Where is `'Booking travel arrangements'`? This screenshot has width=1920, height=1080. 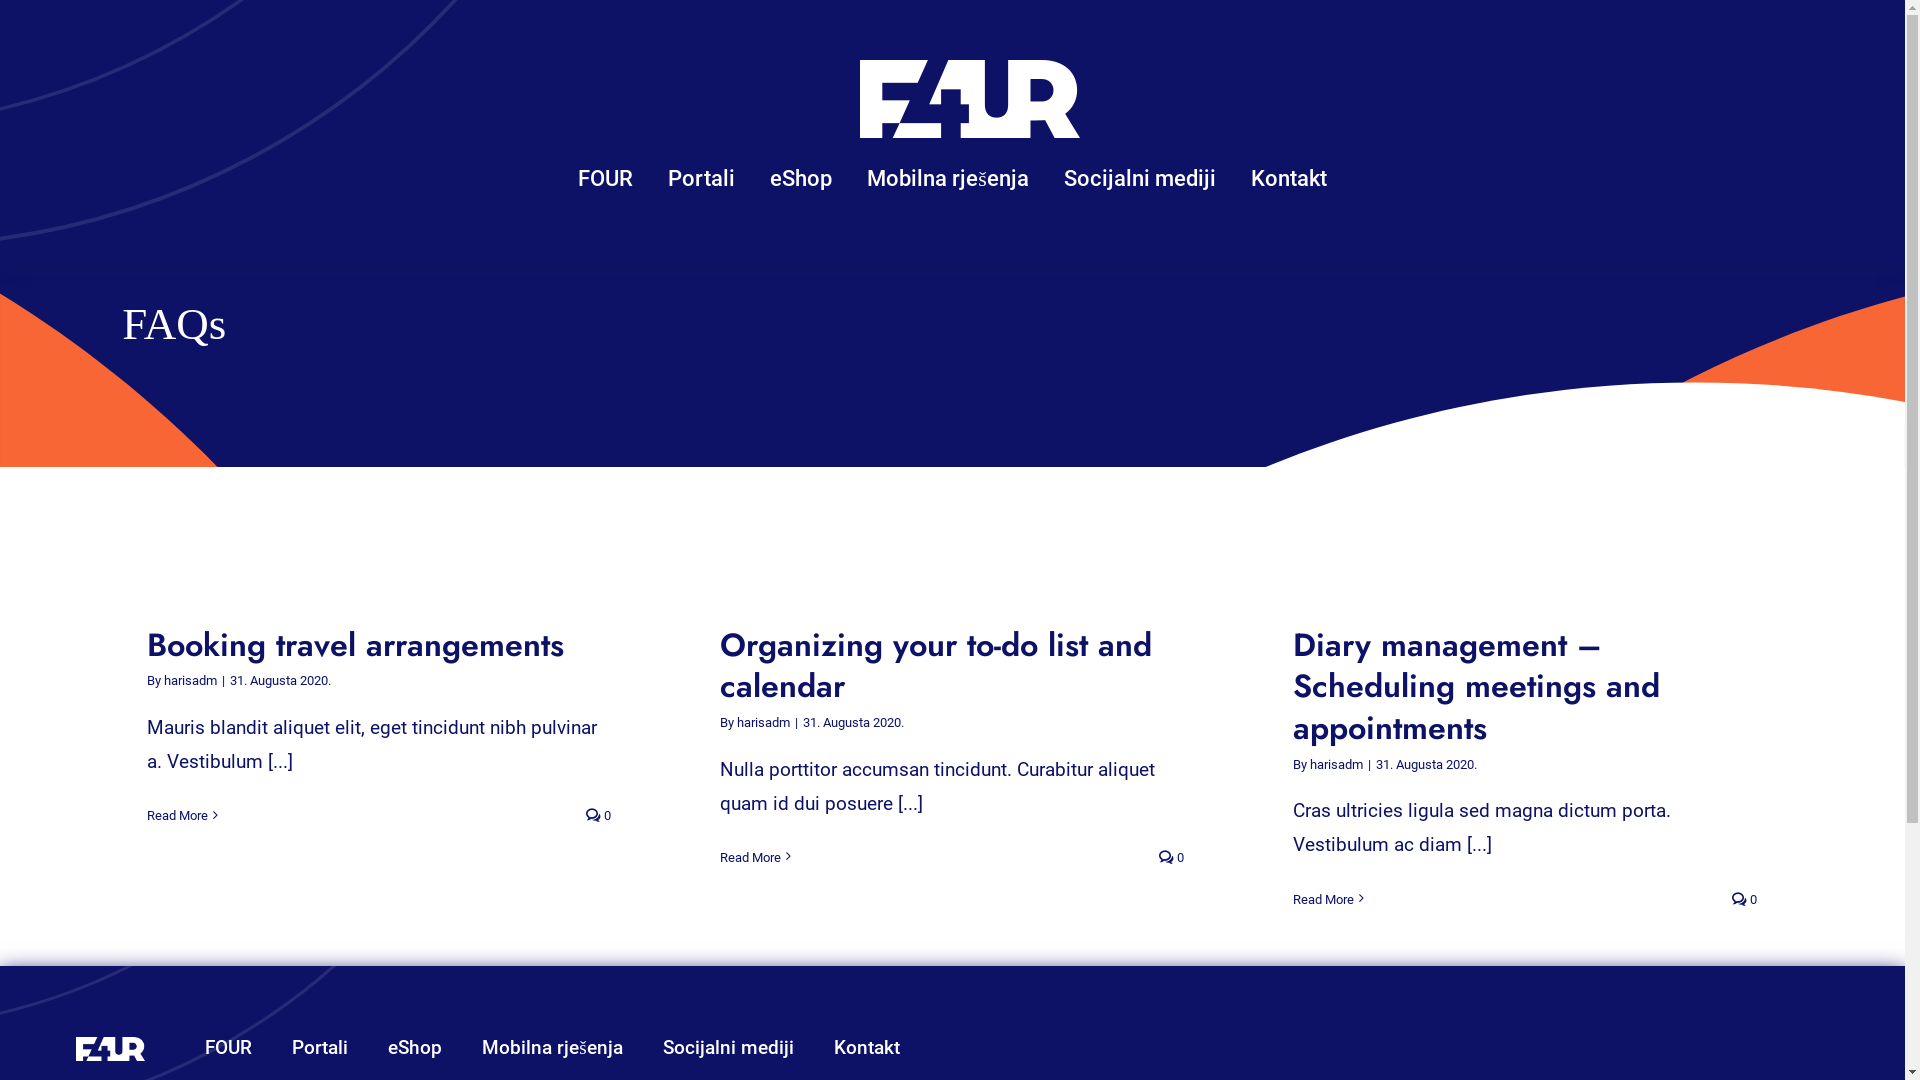
'Booking travel arrangements' is located at coordinates (355, 644).